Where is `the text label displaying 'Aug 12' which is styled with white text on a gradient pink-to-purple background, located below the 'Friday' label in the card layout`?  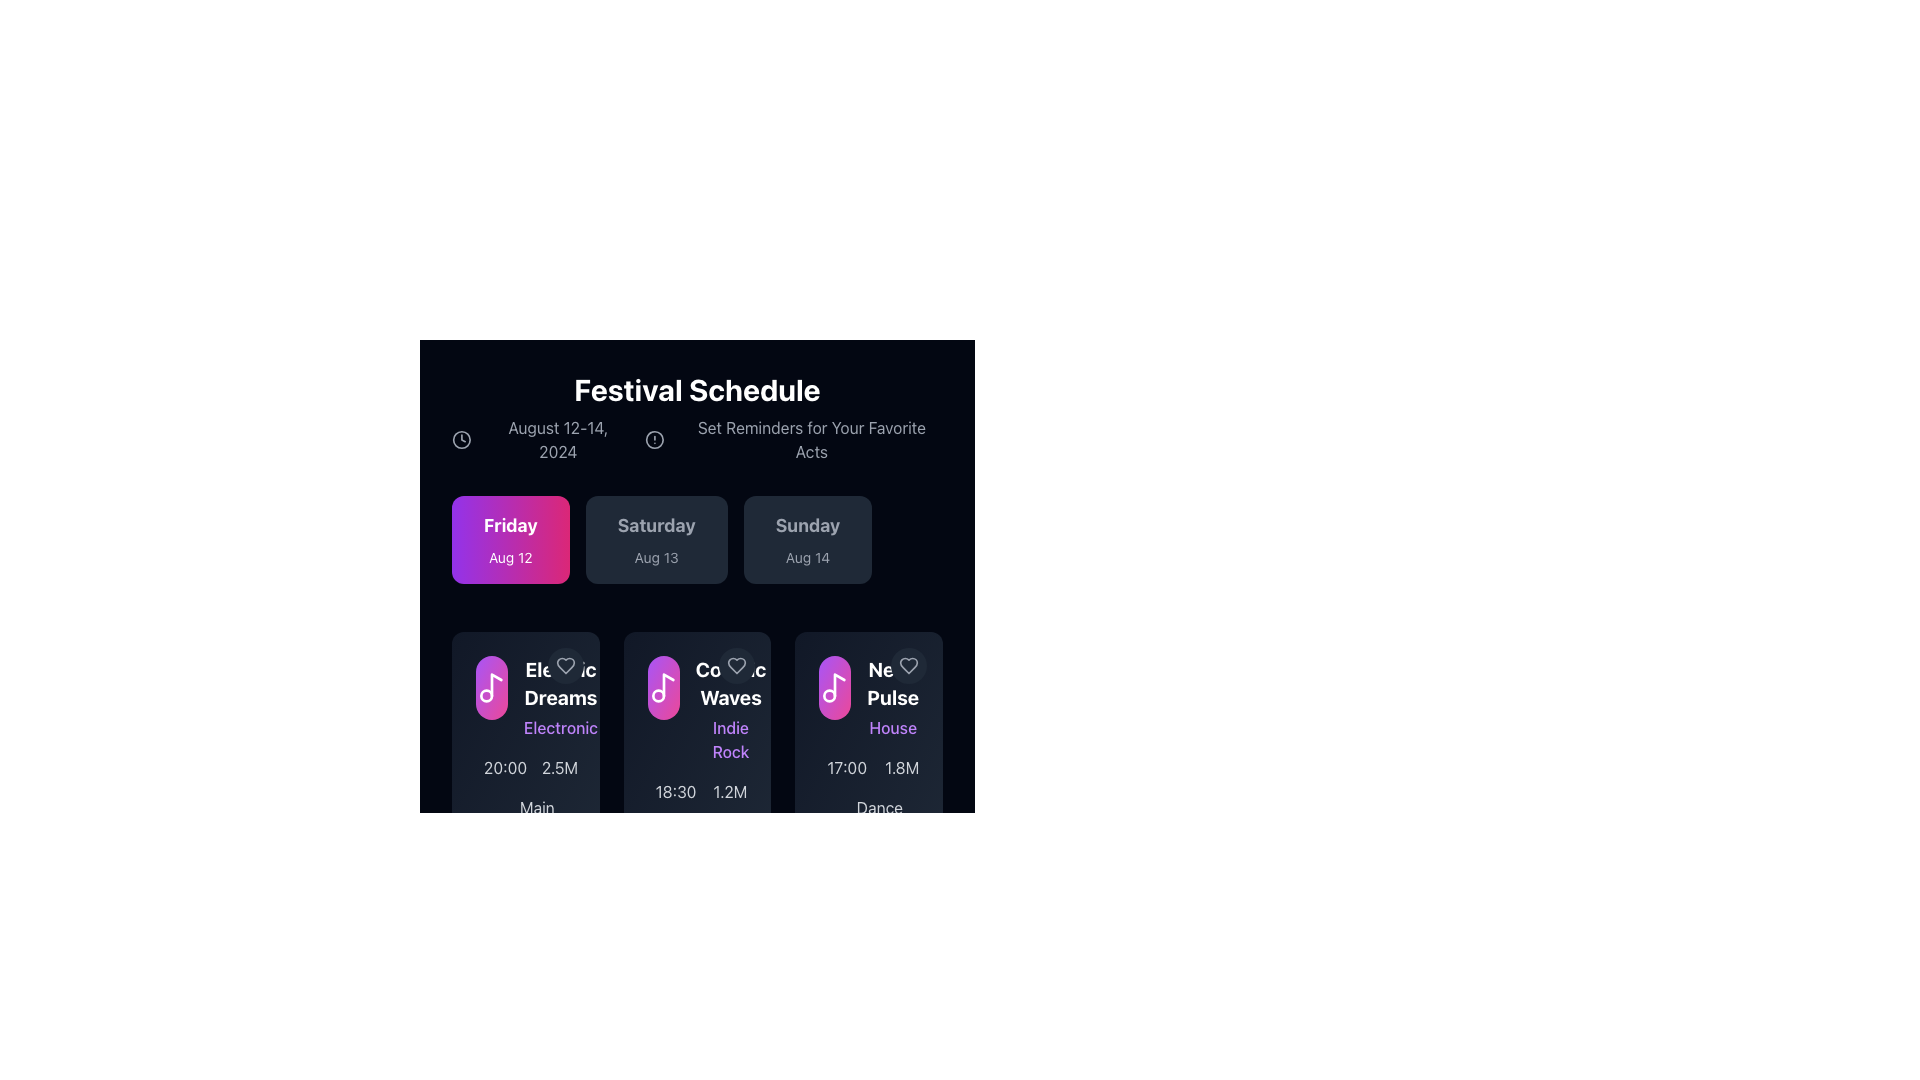
the text label displaying 'Aug 12' which is styled with white text on a gradient pink-to-purple background, located below the 'Friday' label in the card layout is located at coordinates (510, 558).